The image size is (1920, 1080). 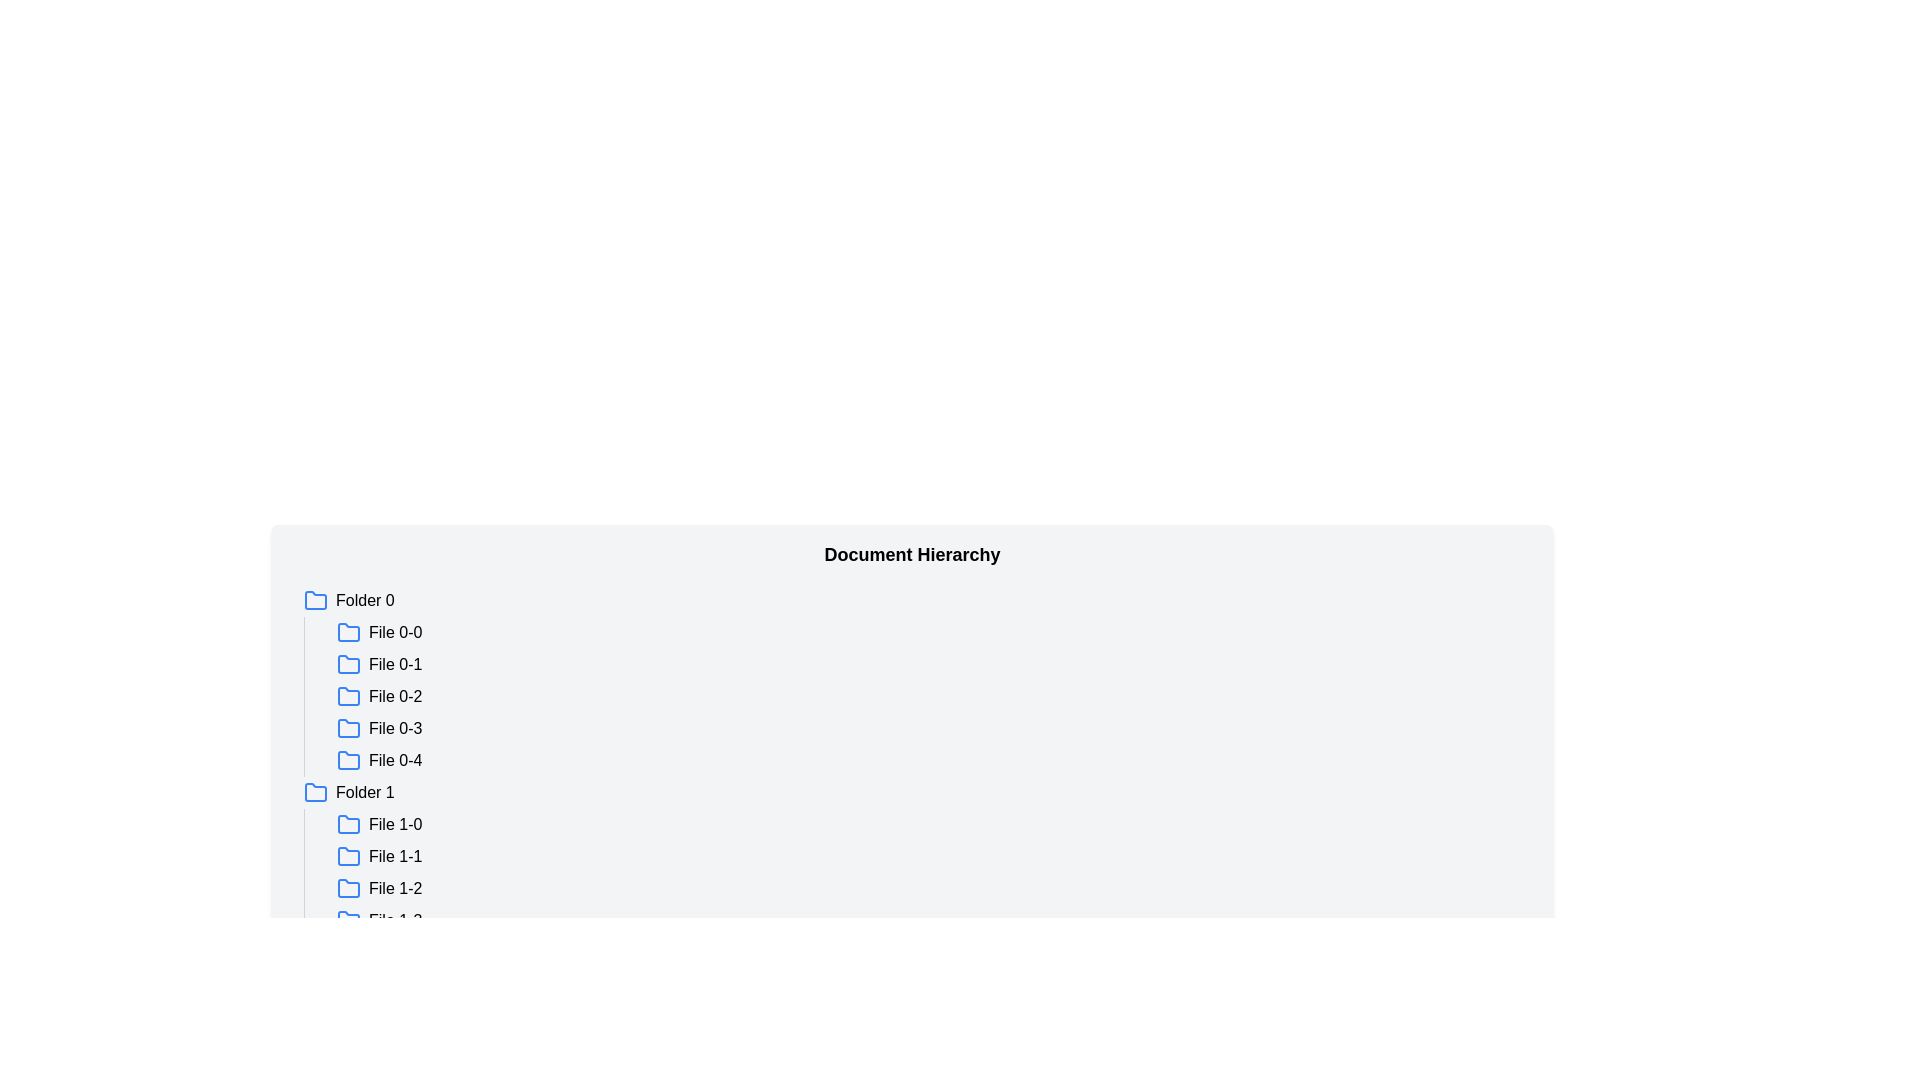 I want to click on the text label representing the second file entry under 'Folder 1', so click(x=395, y=855).